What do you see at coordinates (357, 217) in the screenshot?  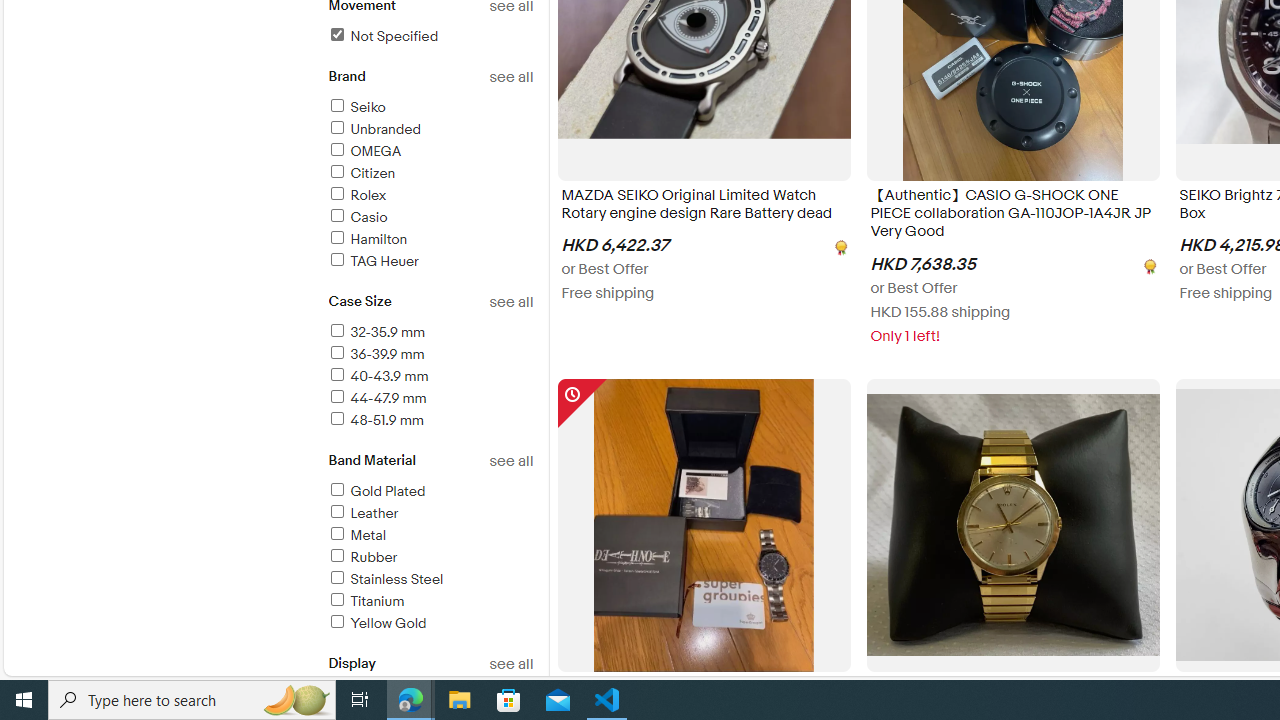 I see `'Casio'` at bounding box center [357, 217].